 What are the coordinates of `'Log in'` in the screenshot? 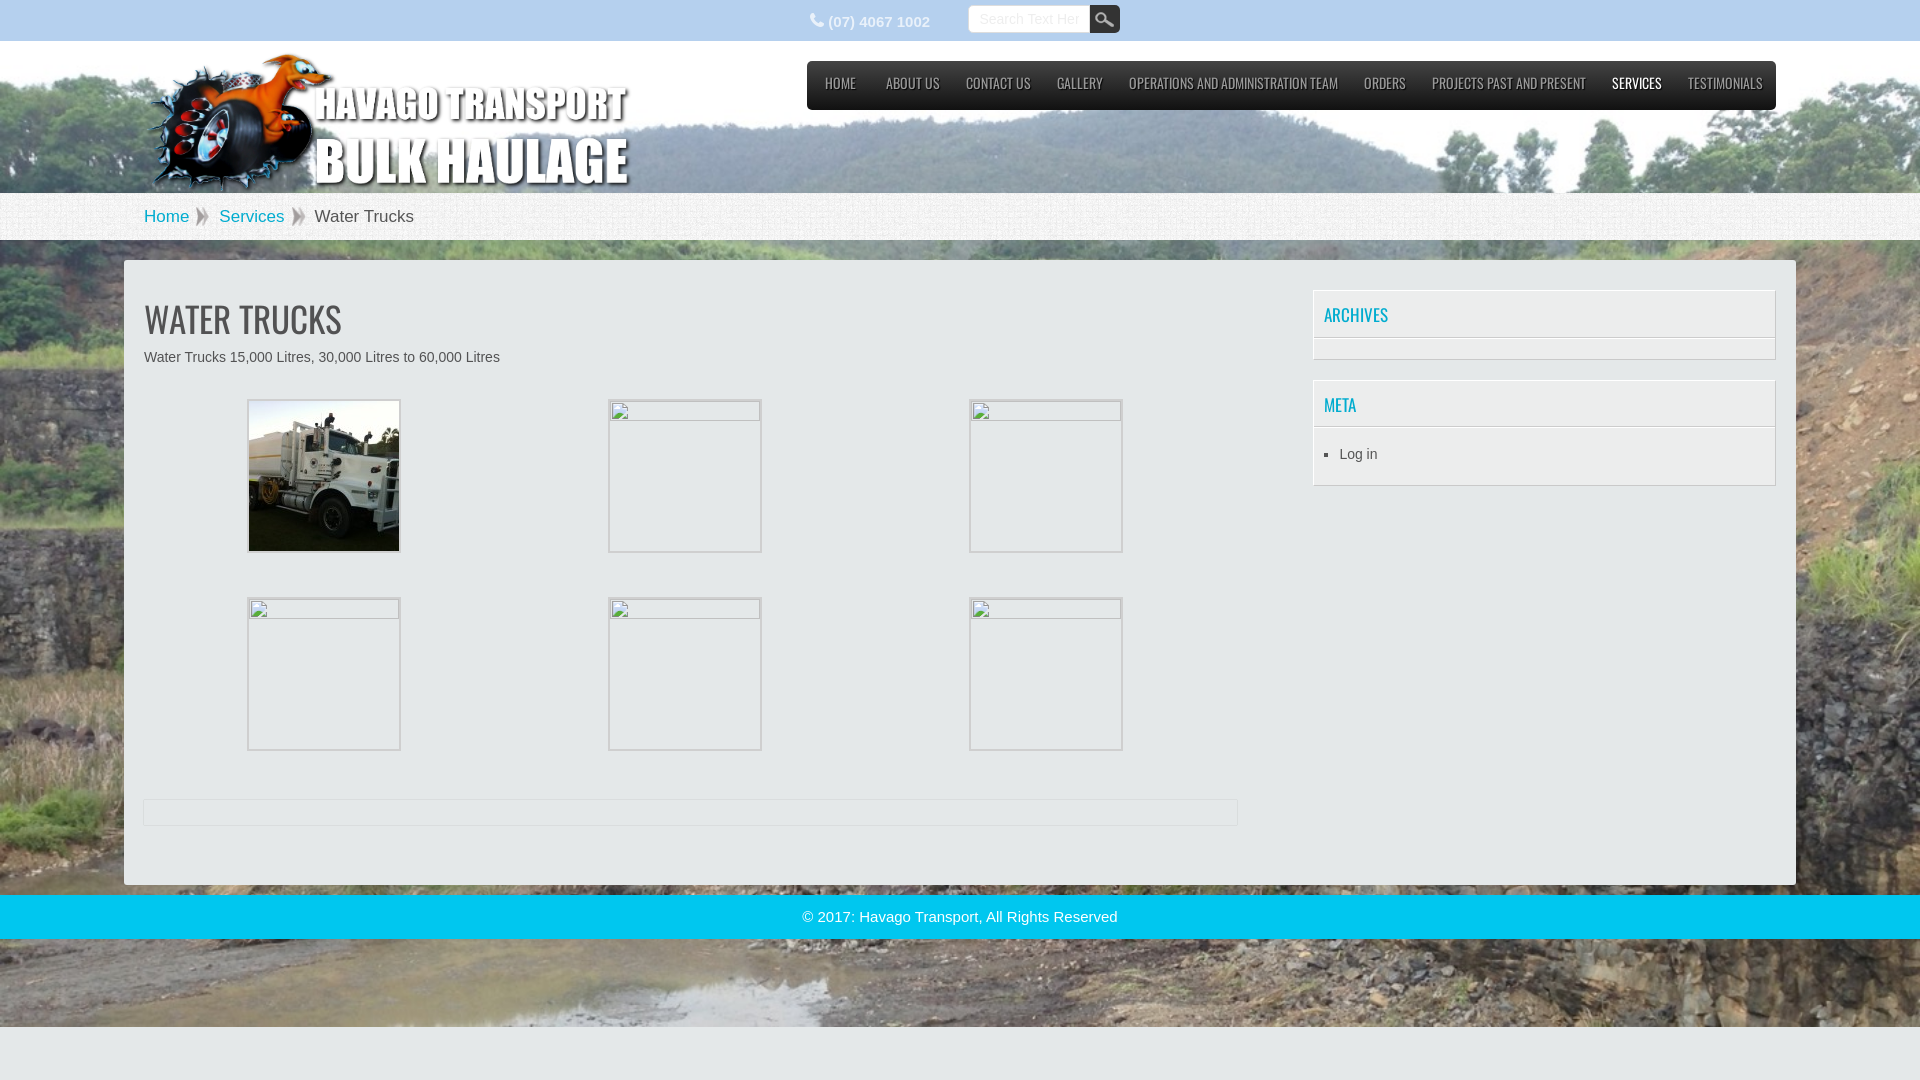 It's located at (1358, 454).